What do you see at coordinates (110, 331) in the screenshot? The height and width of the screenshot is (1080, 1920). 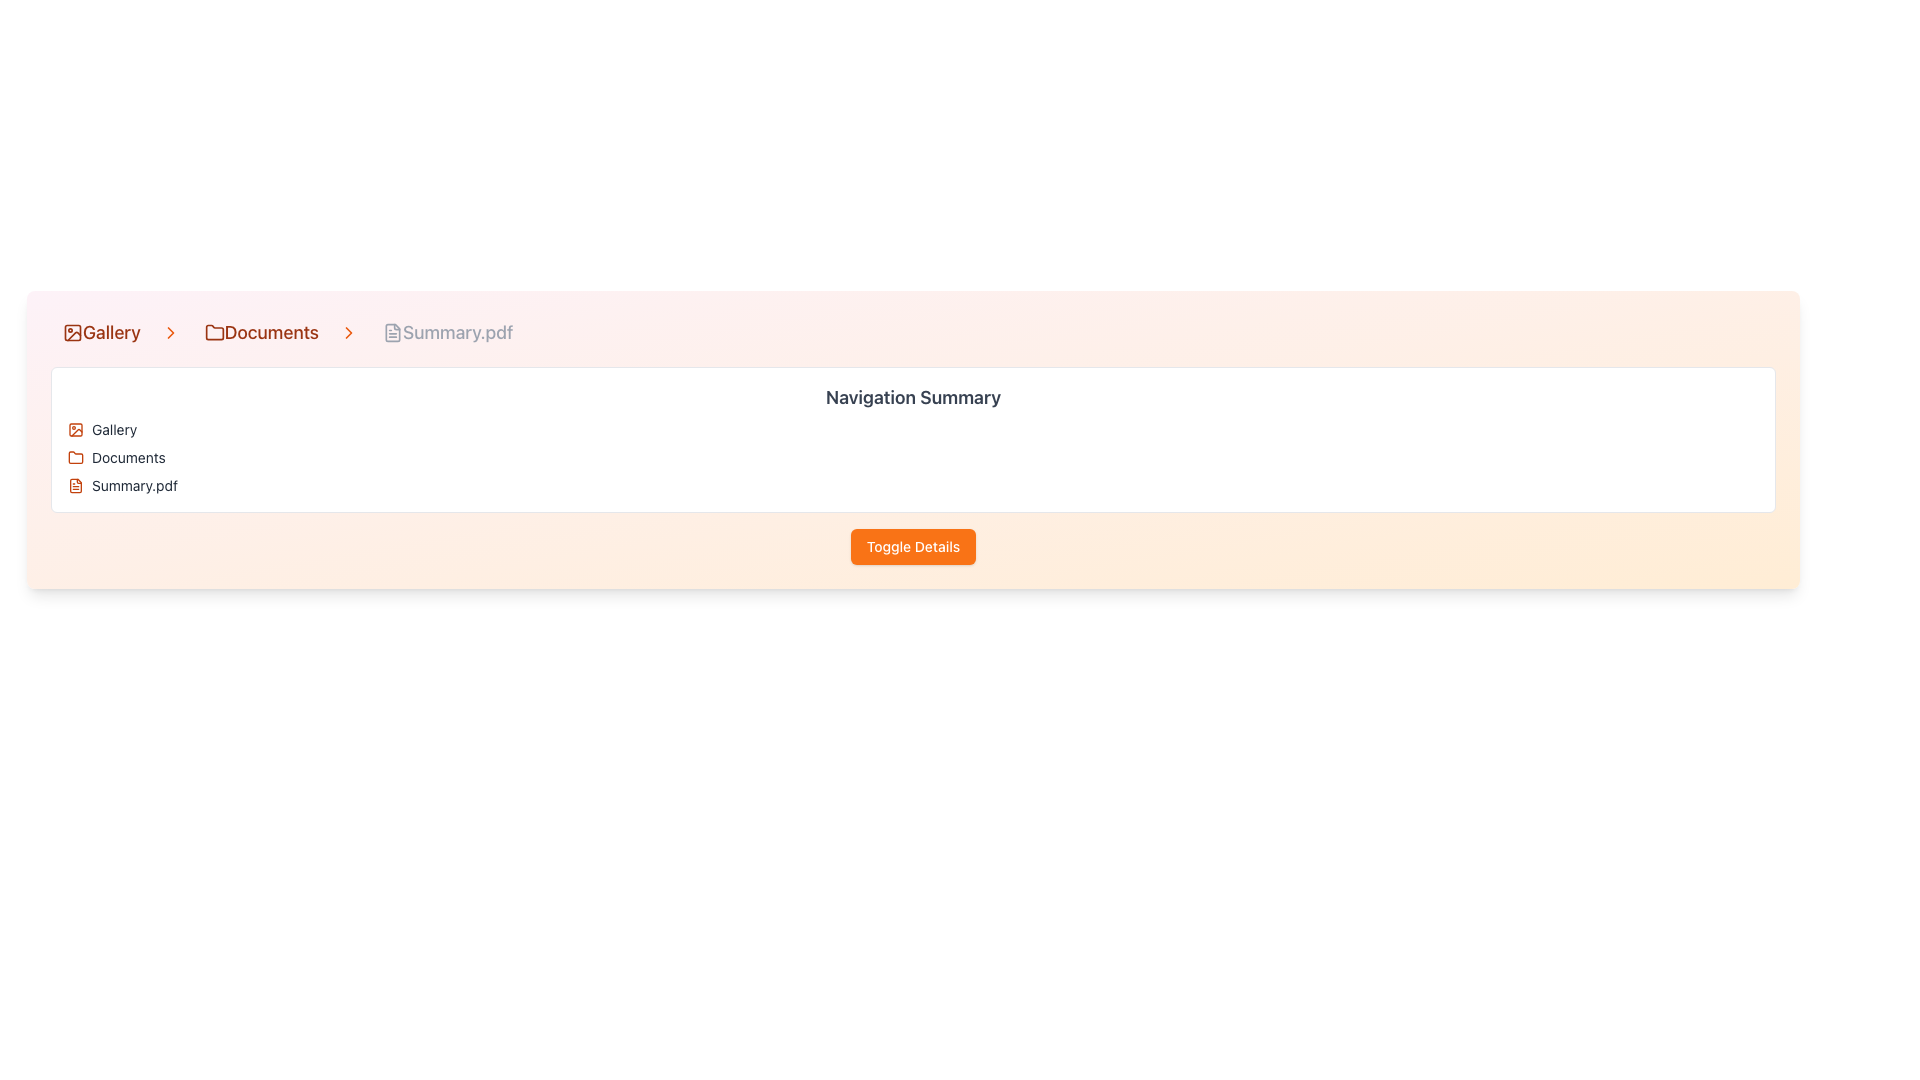 I see `the Breadcrumb text displaying 'Gallery' in an orange-brown serif font, part of the breadcrumb navigation bar` at bounding box center [110, 331].